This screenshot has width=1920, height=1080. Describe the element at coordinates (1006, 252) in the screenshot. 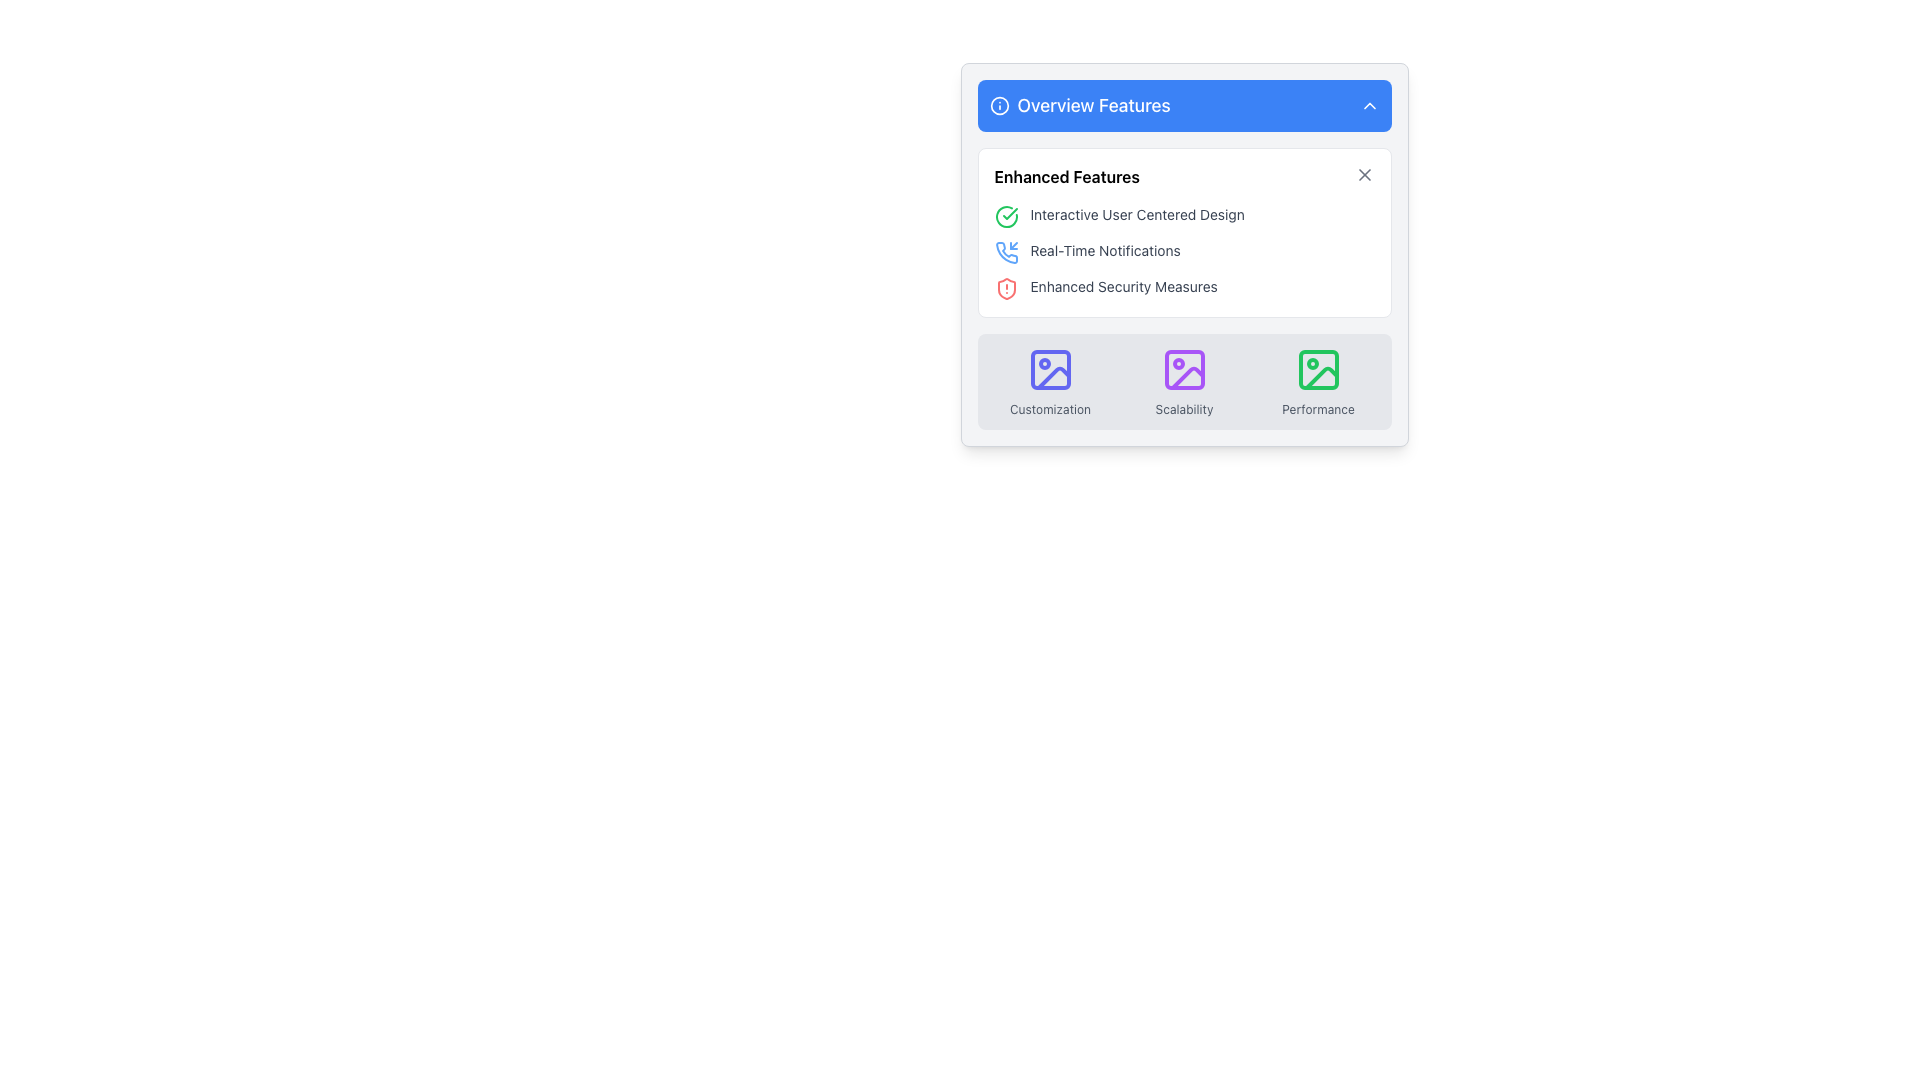

I see `the icon depicting a phone with an arrow, which is styled with a thin blue stroke and located near the text 'Real-Time Notifications' in the 'Enhanced Features' section` at that location.